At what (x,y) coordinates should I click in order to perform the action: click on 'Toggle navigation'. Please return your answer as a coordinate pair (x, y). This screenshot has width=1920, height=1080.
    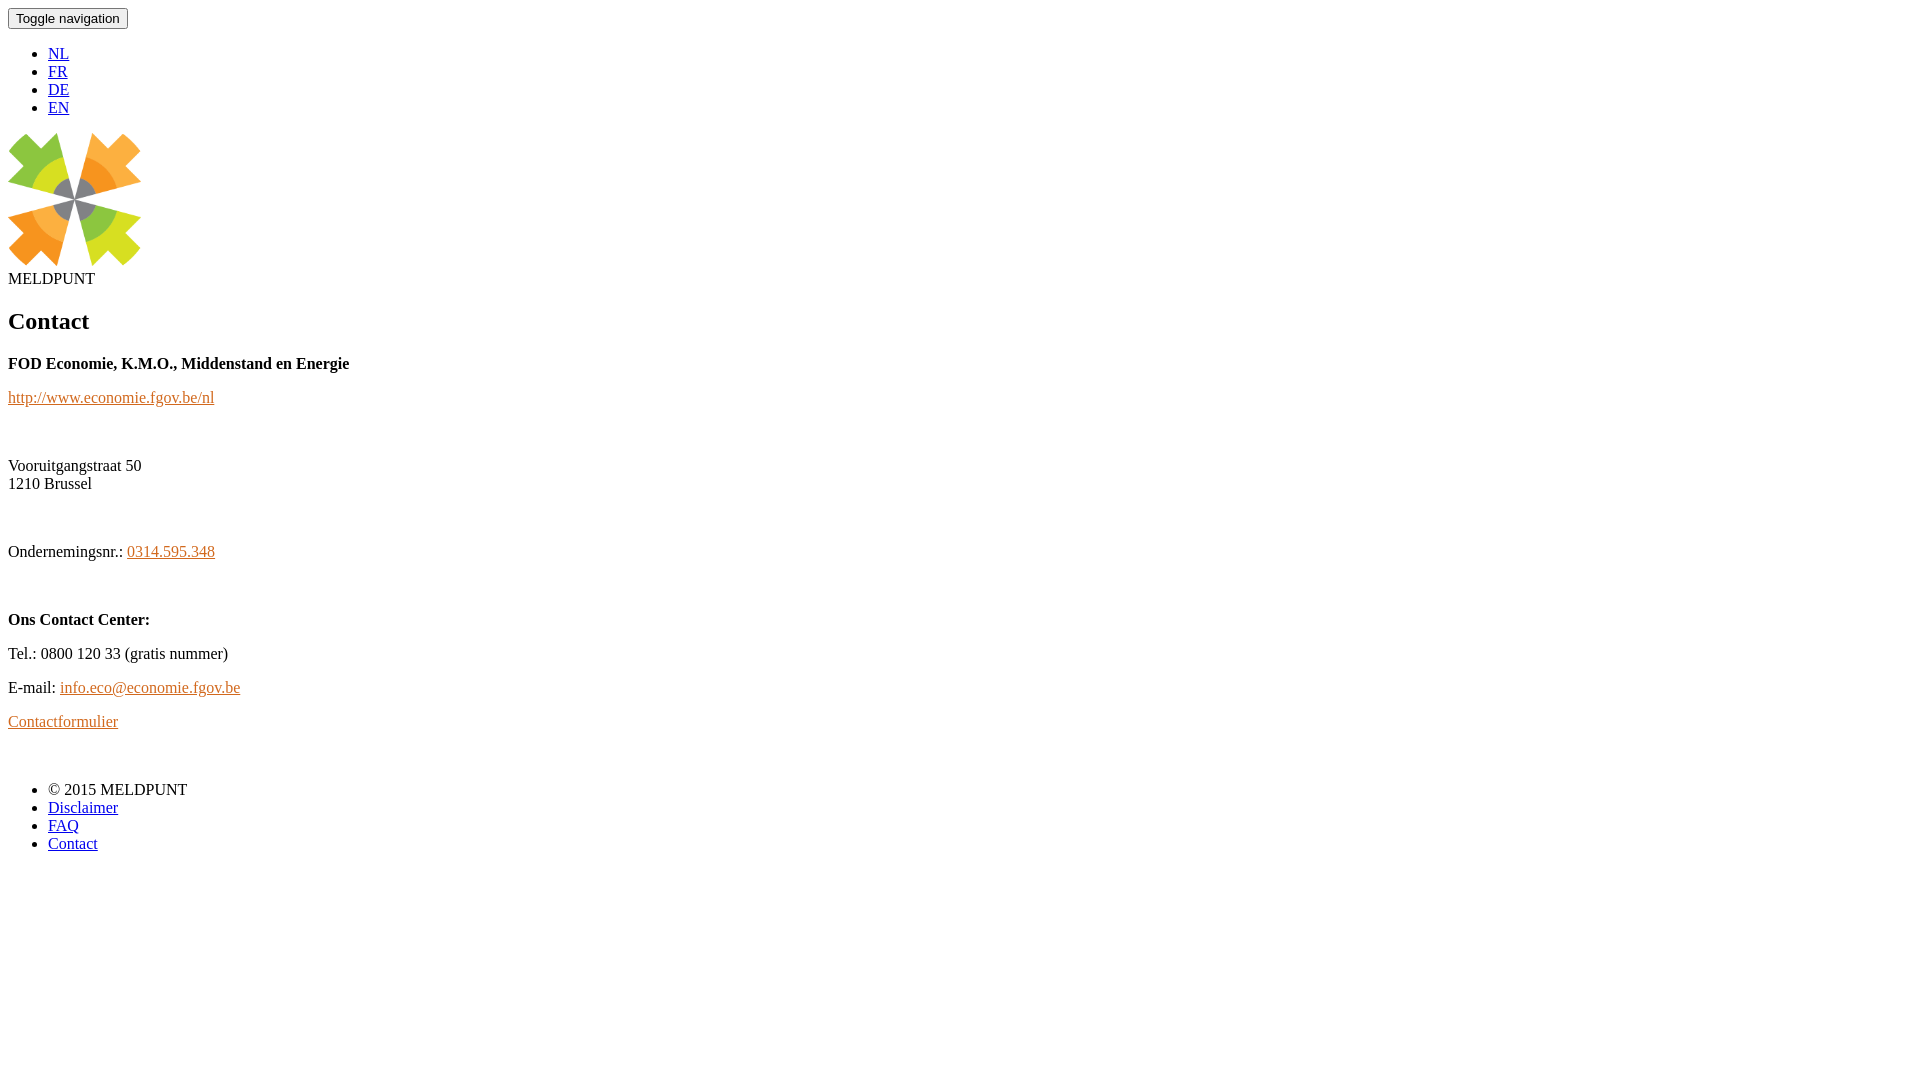
    Looking at the image, I should click on (67, 18).